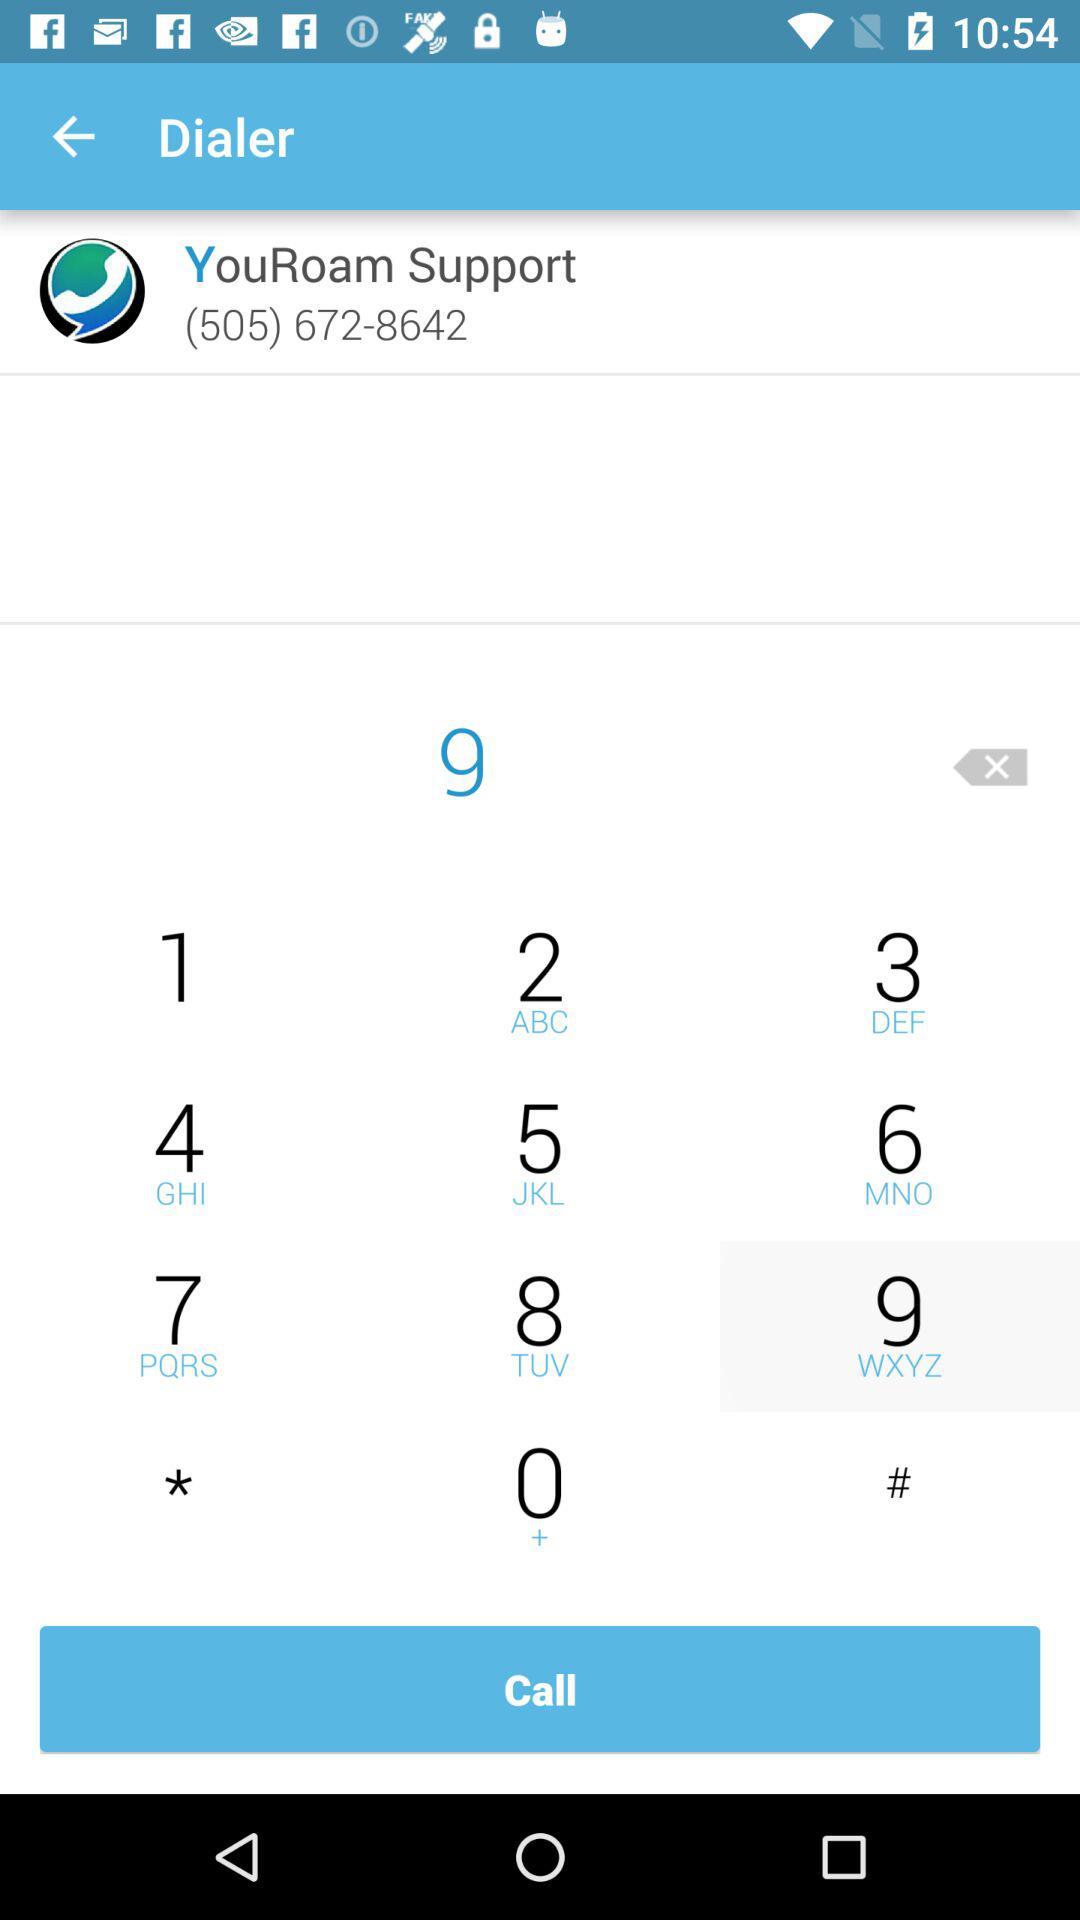 The height and width of the screenshot is (1920, 1080). I want to click on hash key, so click(898, 1498).